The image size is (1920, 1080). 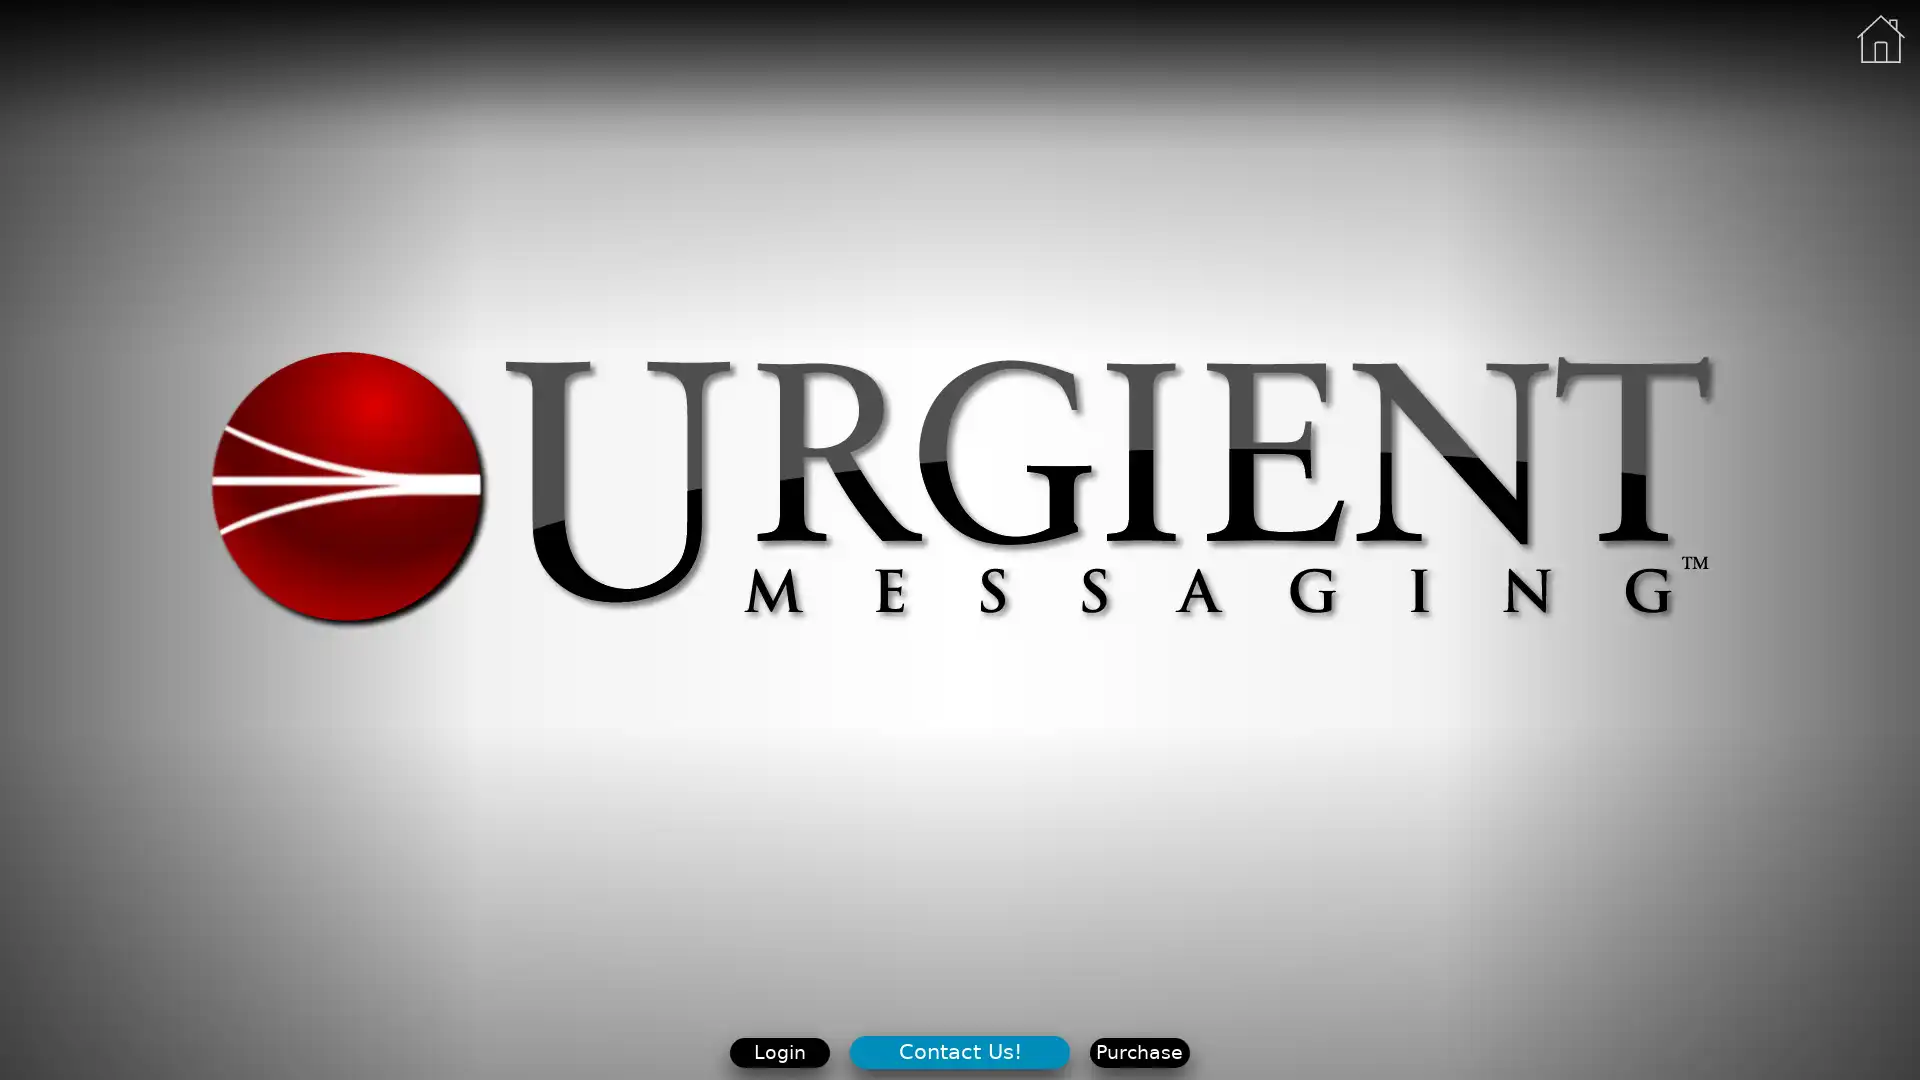 What do you see at coordinates (1139, 1051) in the screenshot?
I see `Purchase` at bounding box center [1139, 1051].